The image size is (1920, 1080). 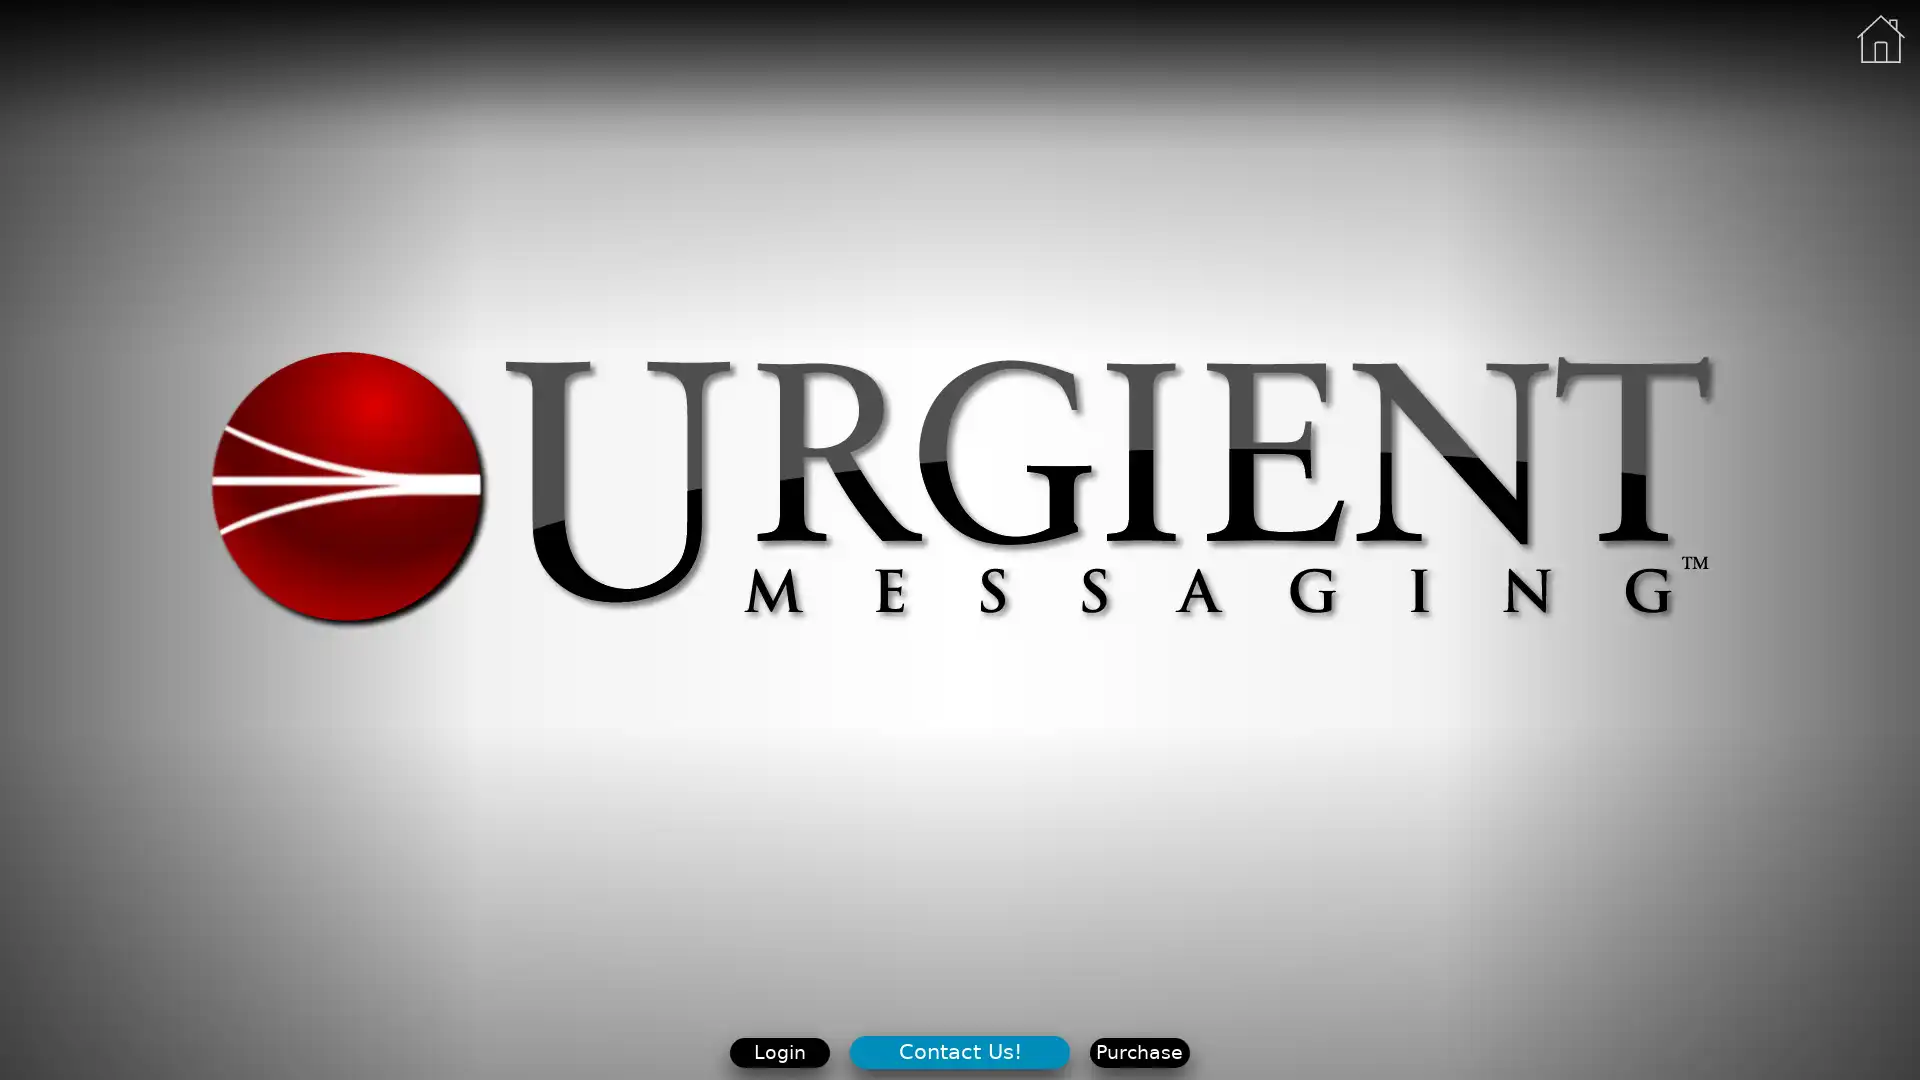 What do you see at coordinates (1139, 1051) in the screenshot?
I see `Purchase` at bounding box center [1139, 1051].